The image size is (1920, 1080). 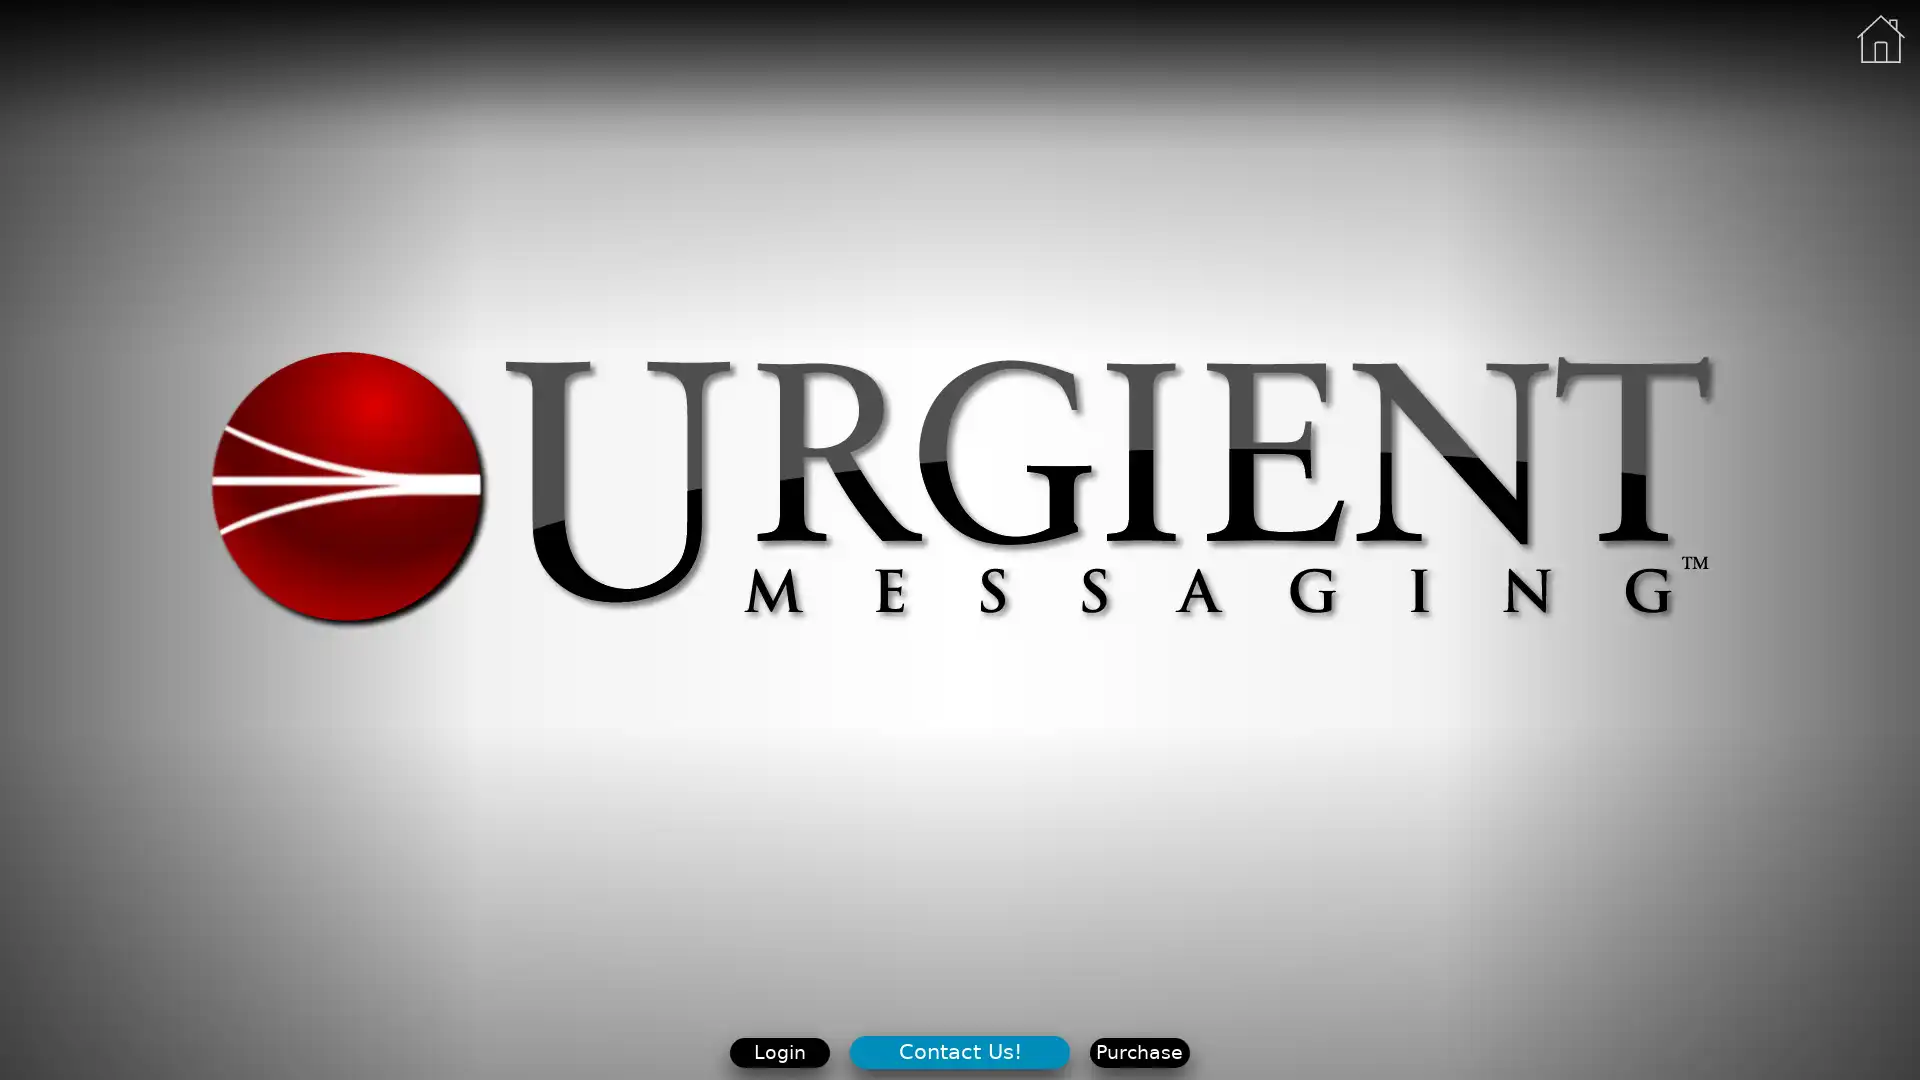 What do you see at coordinates (1139, 1051) in the screenshot?
I see `Purchase` at bounding box center [1139, 1051].